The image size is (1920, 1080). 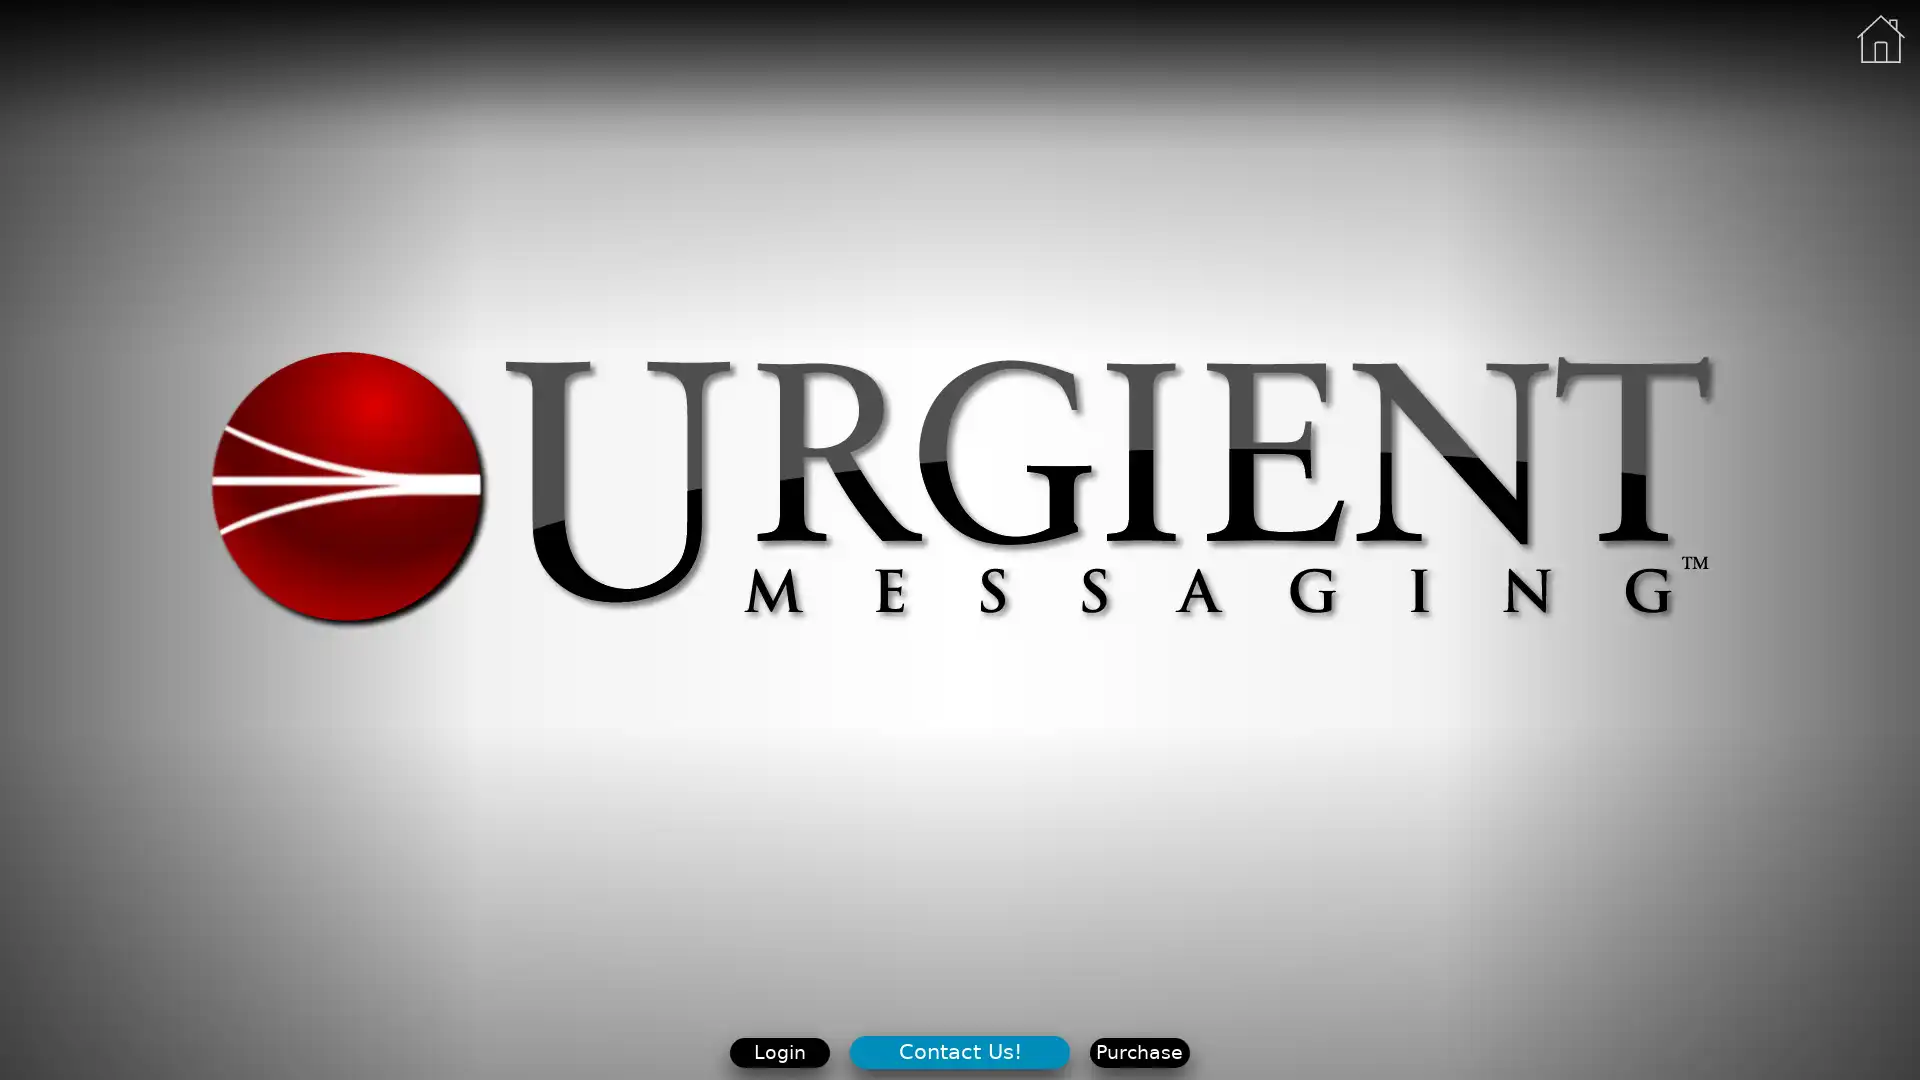 What do you see at coordinates (1139, 1051) in the screenshot?
I see `Purchase` at bounding box center [1139, 1051].